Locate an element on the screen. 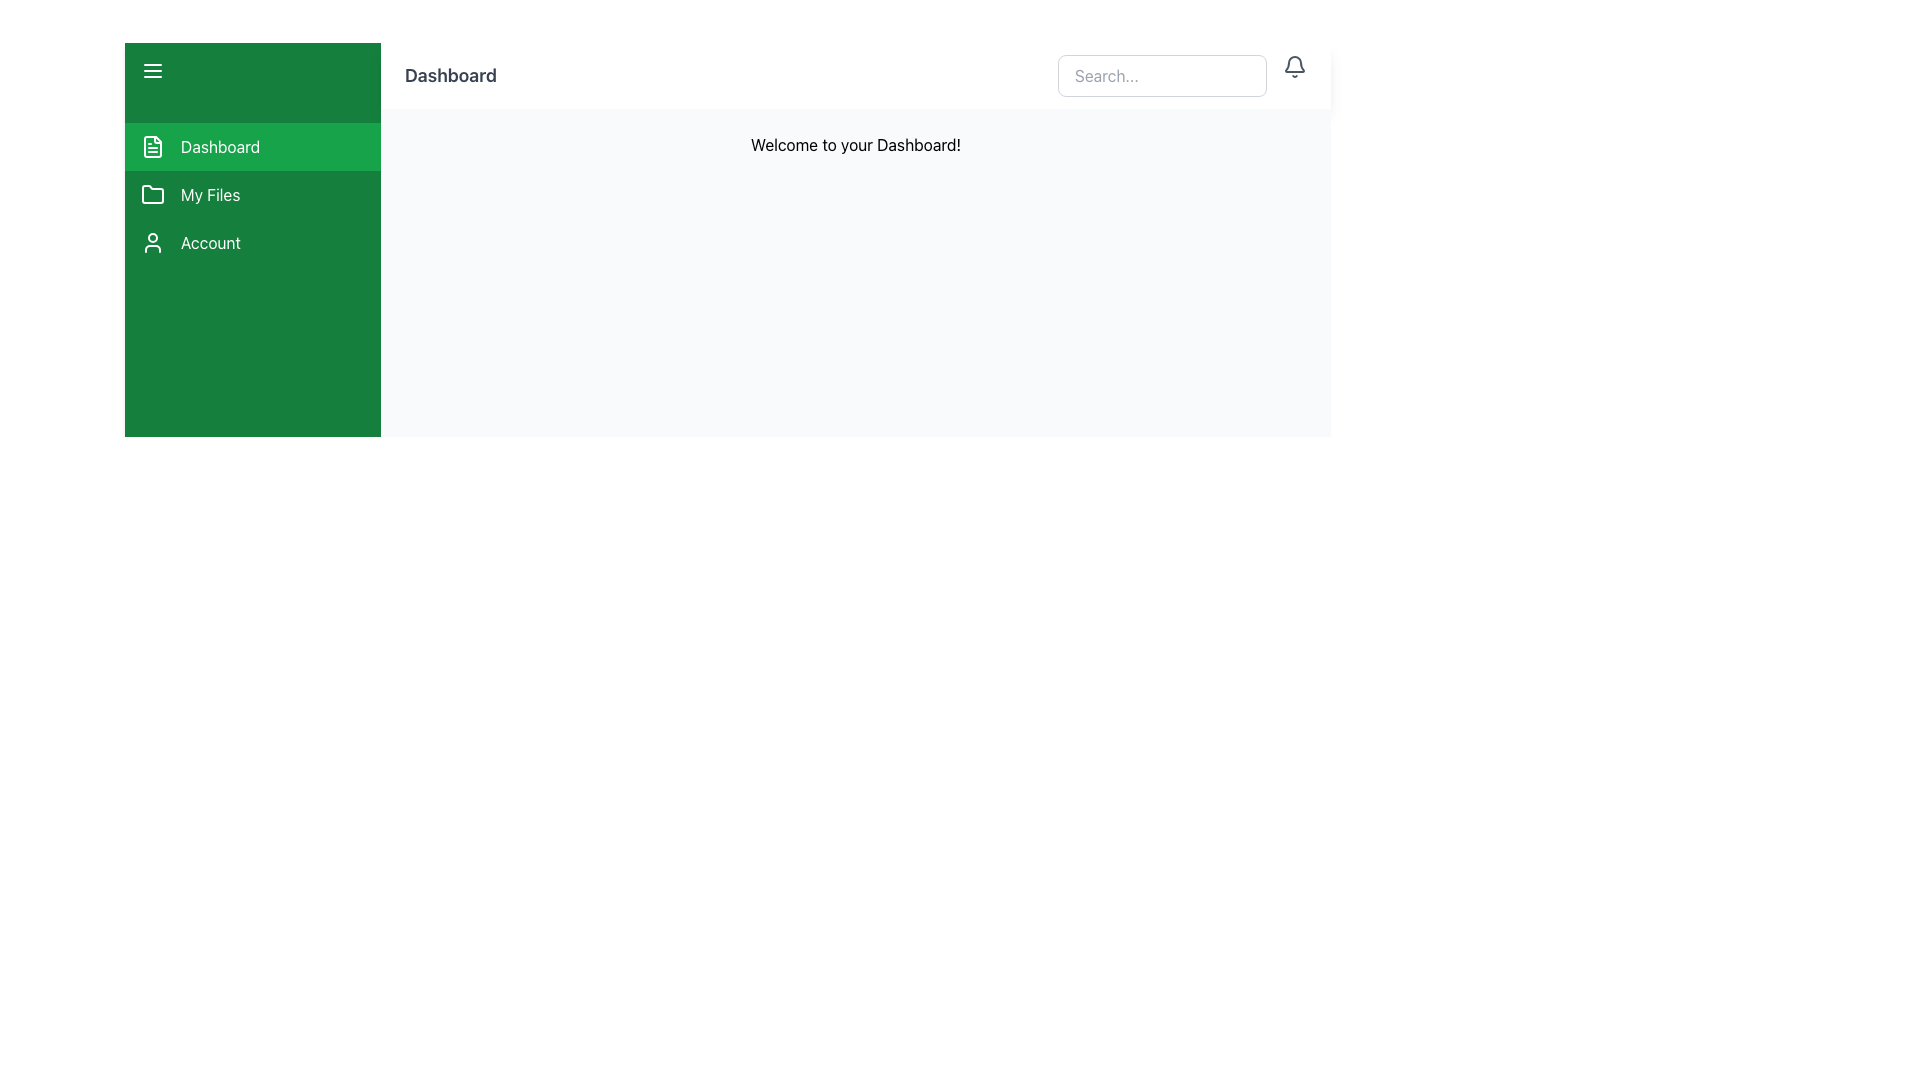 The height and width of the screenshot is (1080, 1920). the 'Dashboard' button located in the green sidebar, which is the first item in the vertical list is located at coordinates (252, 145).